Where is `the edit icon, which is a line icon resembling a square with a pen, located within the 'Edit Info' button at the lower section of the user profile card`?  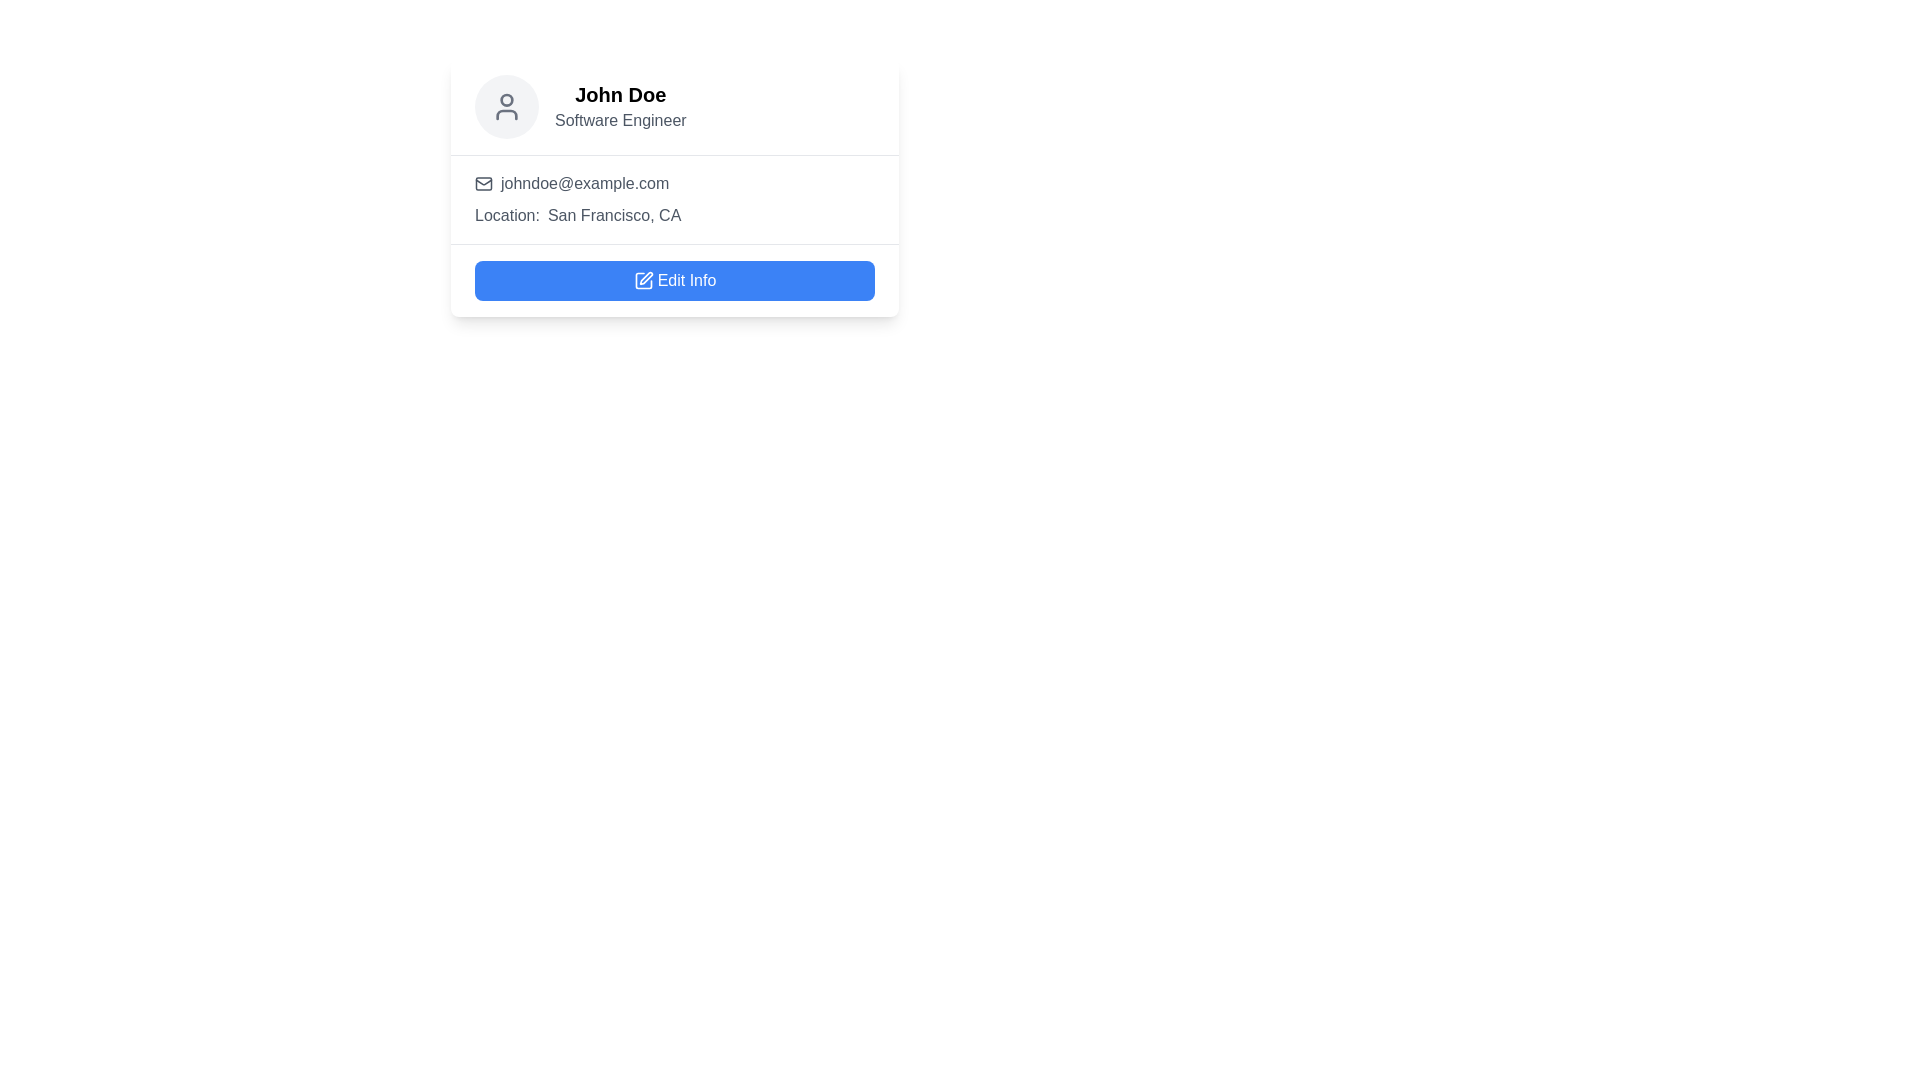
the edit icon, which is a line icon resembling a square with a pen, located within the 'Edit Info' button at the lower section of the user profile card is located at coordinates (643, 281).